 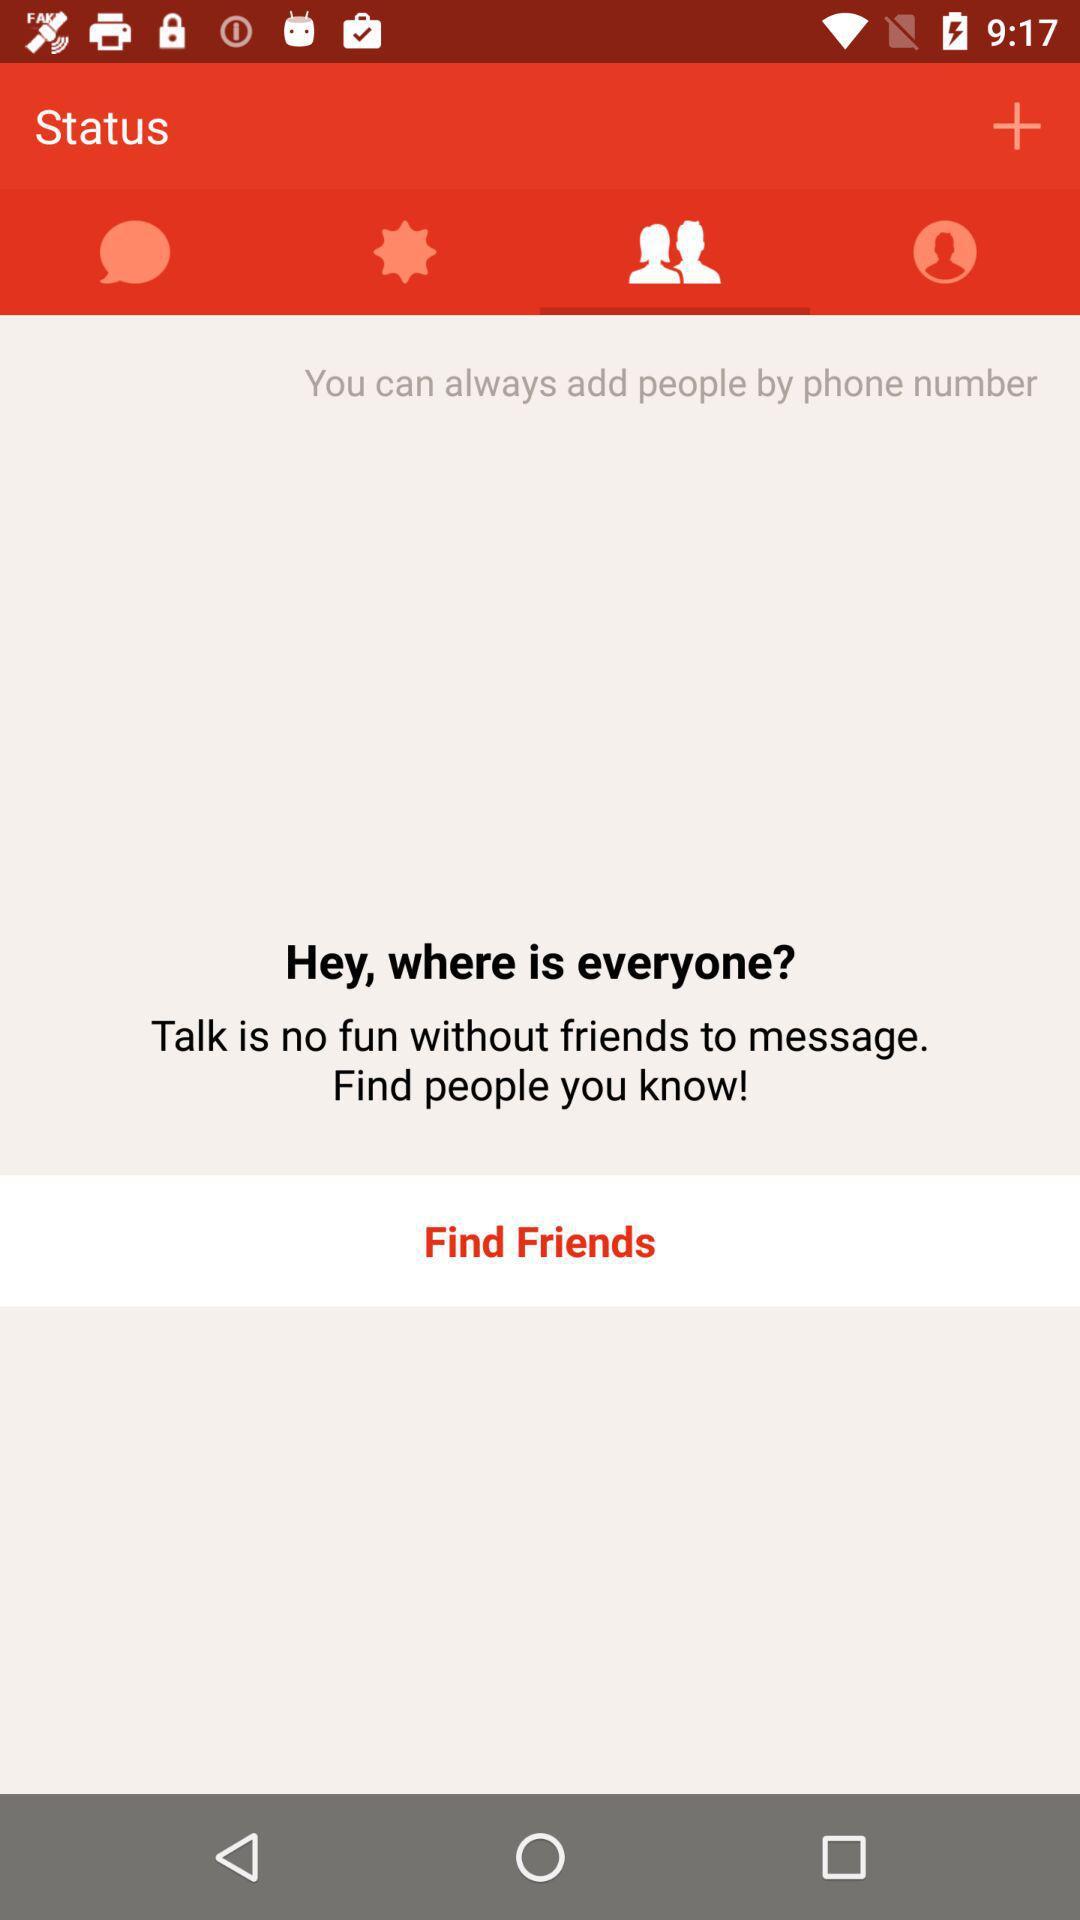 I want to click on open chat window, so click(x=135, y=251).